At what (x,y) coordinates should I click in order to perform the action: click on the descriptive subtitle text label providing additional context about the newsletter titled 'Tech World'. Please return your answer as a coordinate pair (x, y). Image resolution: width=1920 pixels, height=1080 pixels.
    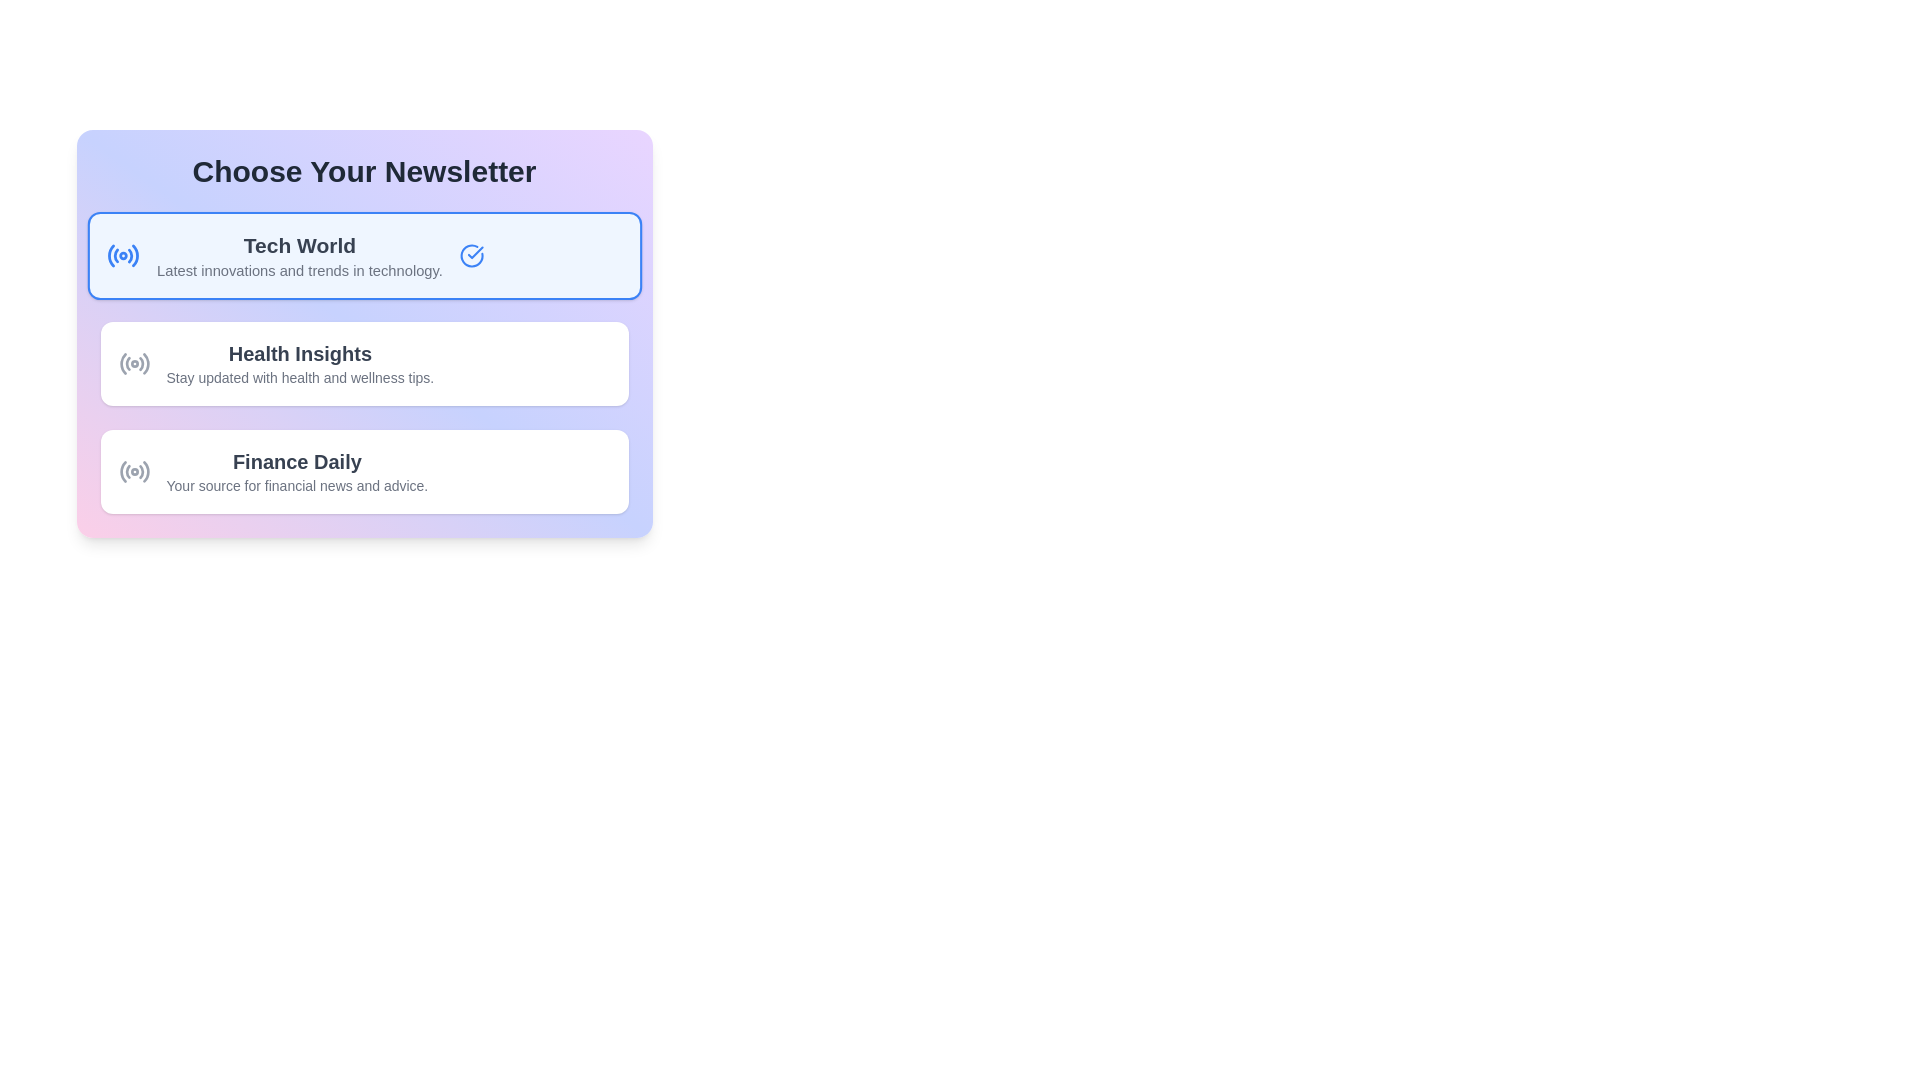
    Looking at the image, I should click on (298, 270).